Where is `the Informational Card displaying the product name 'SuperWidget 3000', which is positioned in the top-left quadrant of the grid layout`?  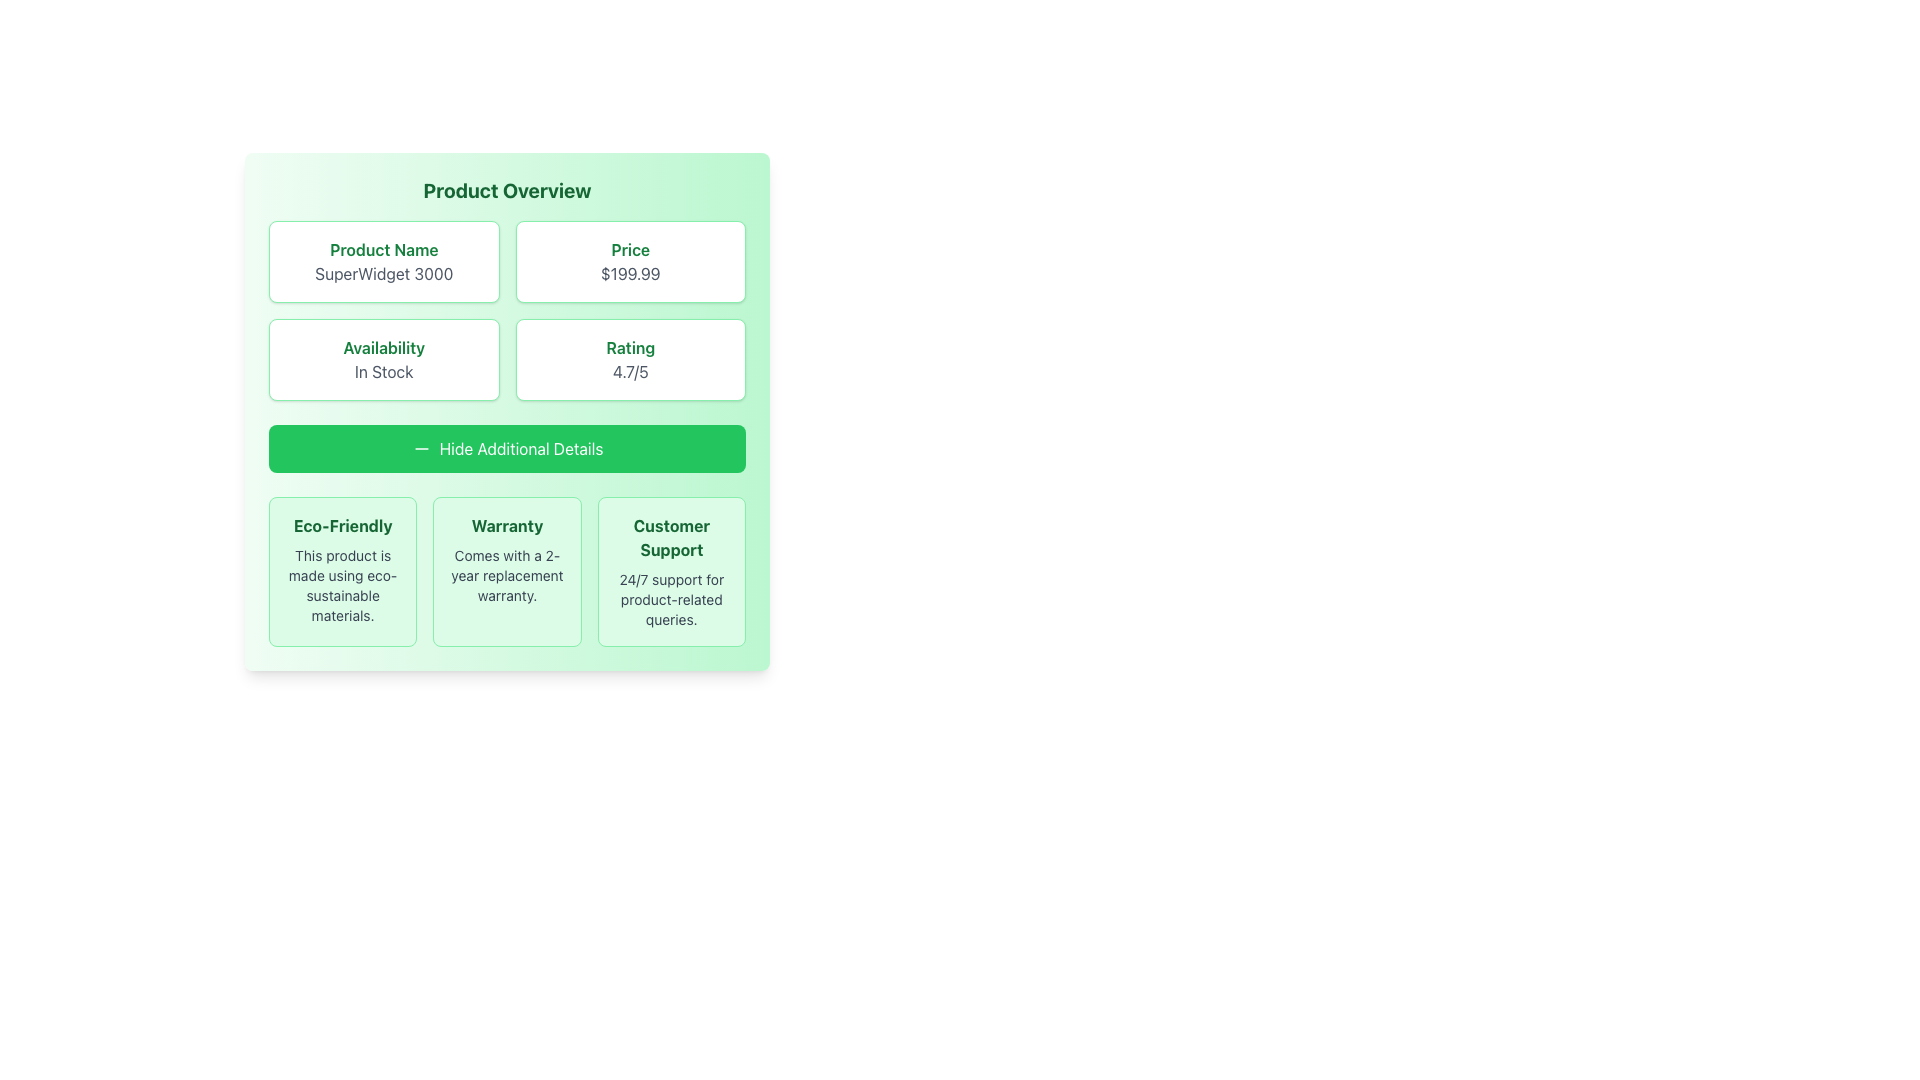 the Informational Card displaying the product name 'SuperWidget 3000', which is positioned in the top-left quadrant of the grid layout is located at coordinates (384, 261).